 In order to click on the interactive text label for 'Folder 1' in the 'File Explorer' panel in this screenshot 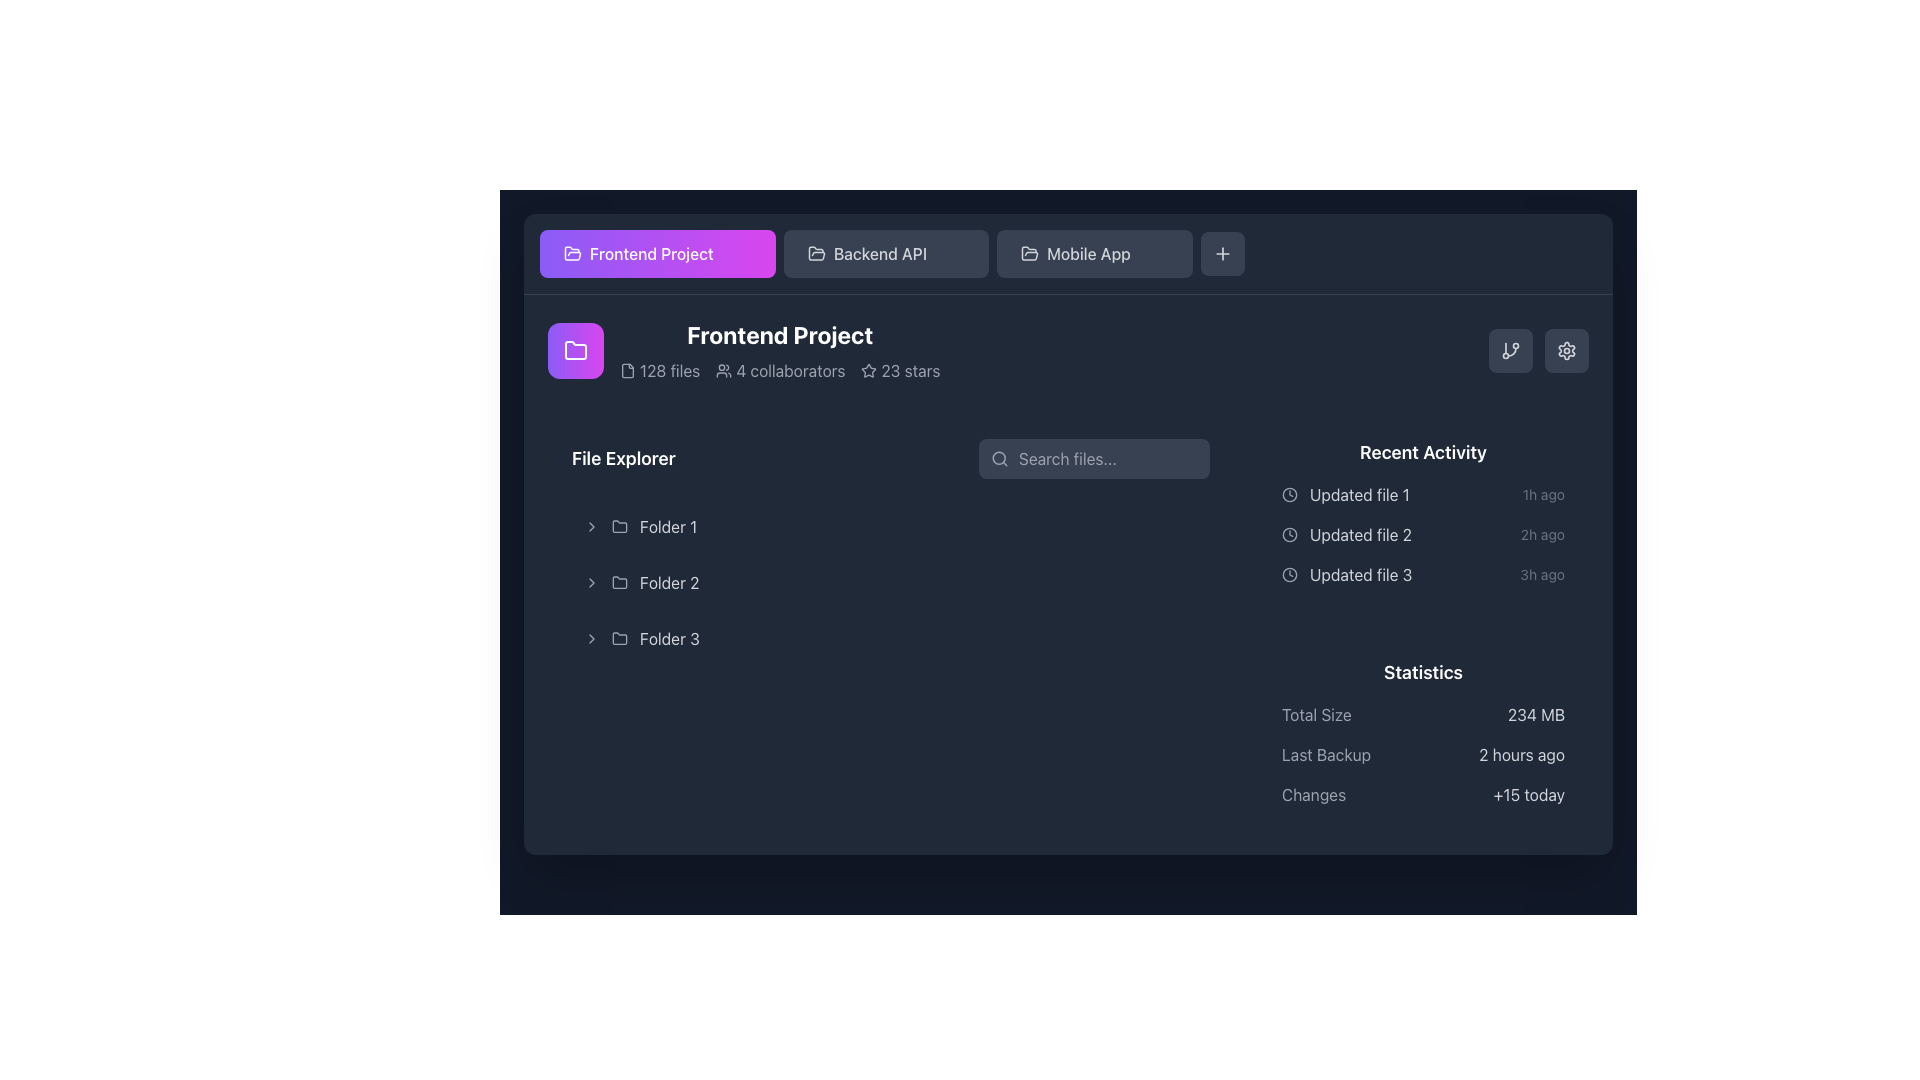, I will do `click(668, 526)`.